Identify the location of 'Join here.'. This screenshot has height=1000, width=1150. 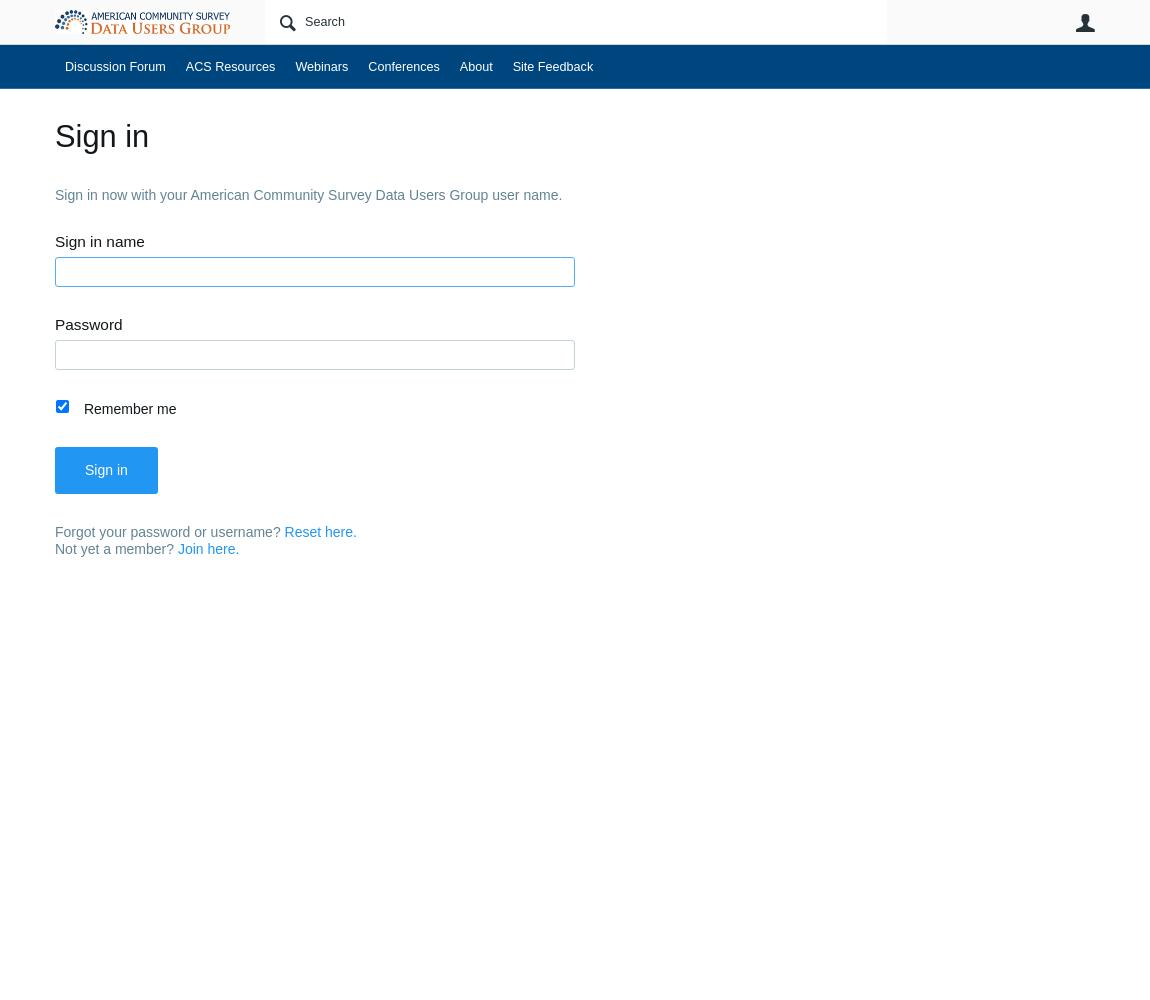
(207, 548).